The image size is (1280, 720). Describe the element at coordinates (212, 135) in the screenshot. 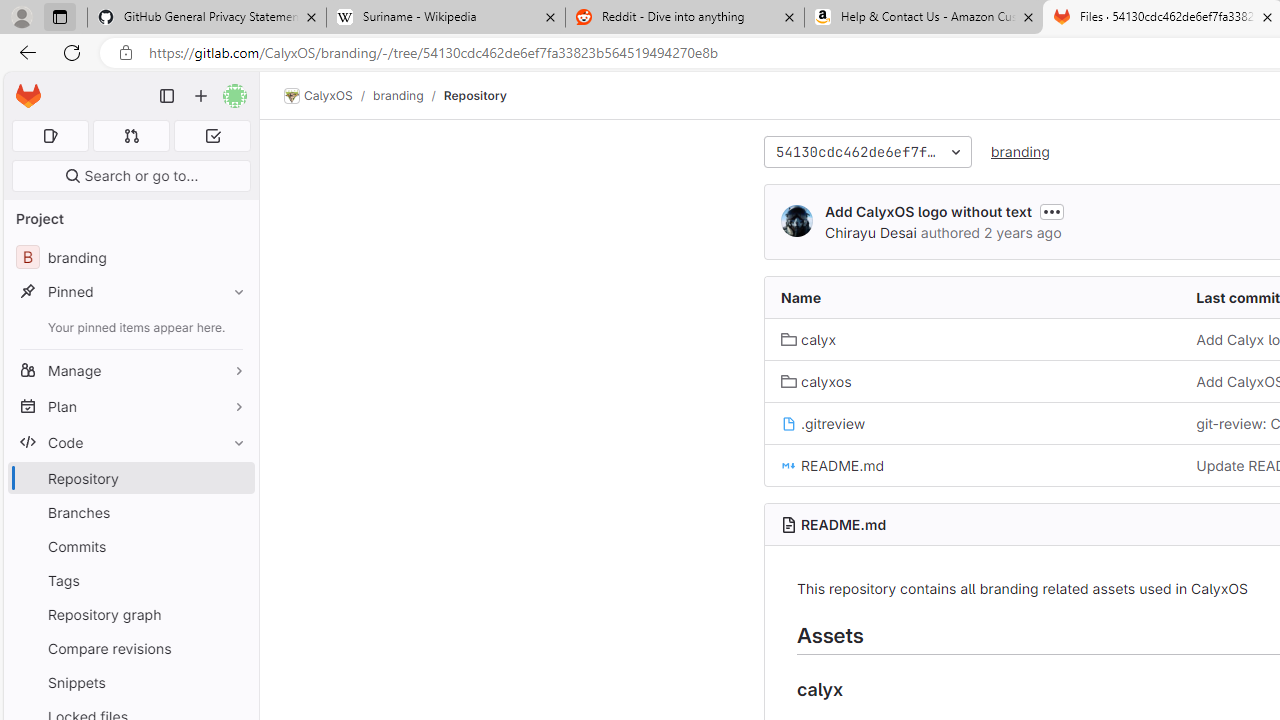

I see `'To-Do list 0'` at that location.